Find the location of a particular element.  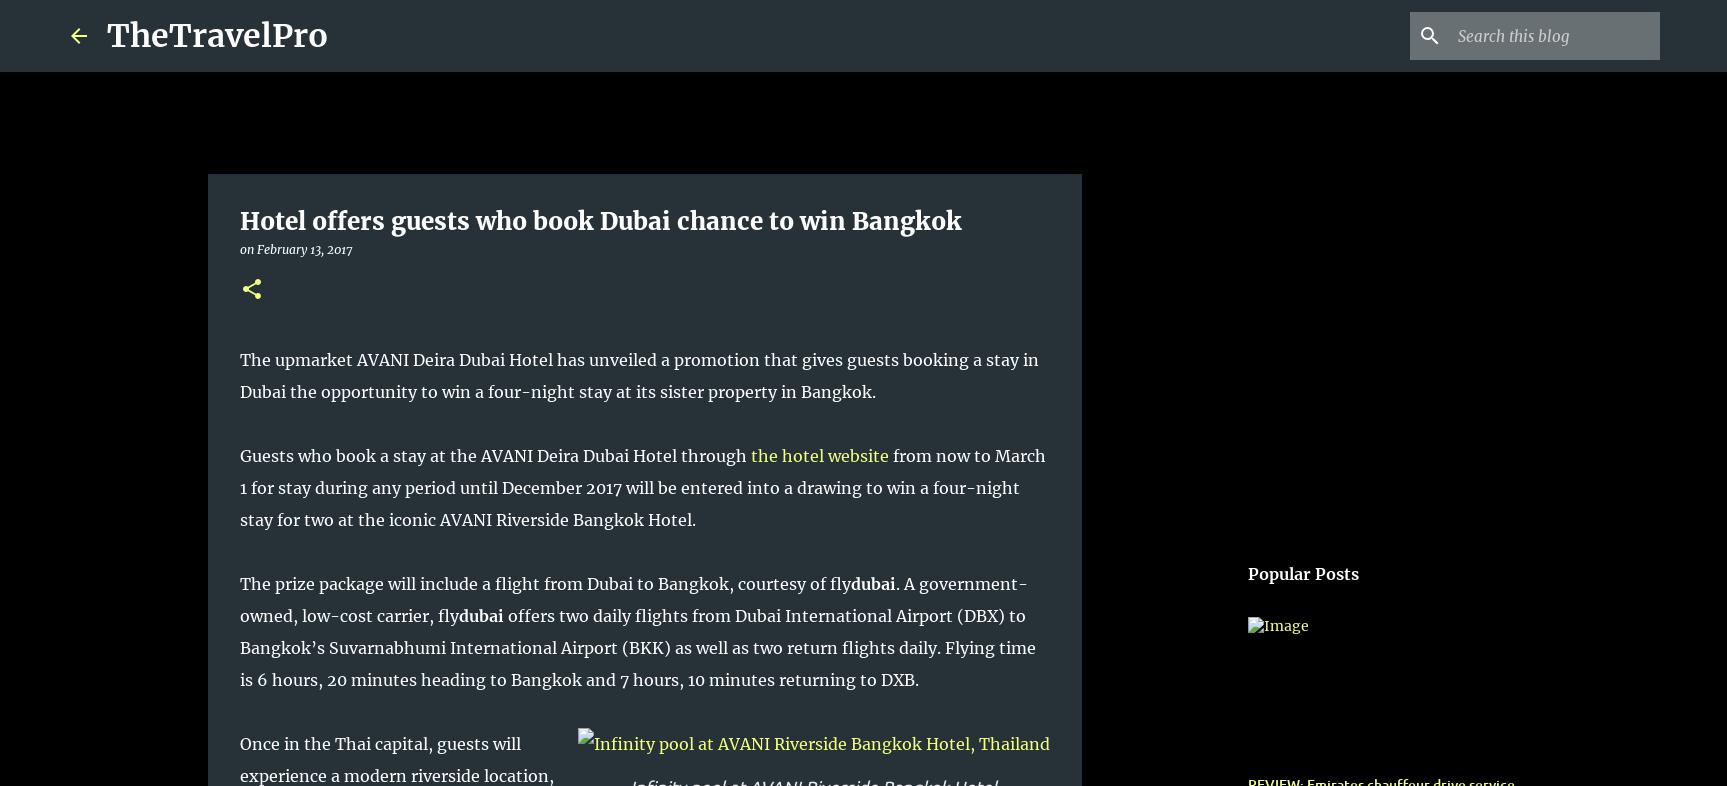

'TheTravelPro' is located at coordinates (217, 34).